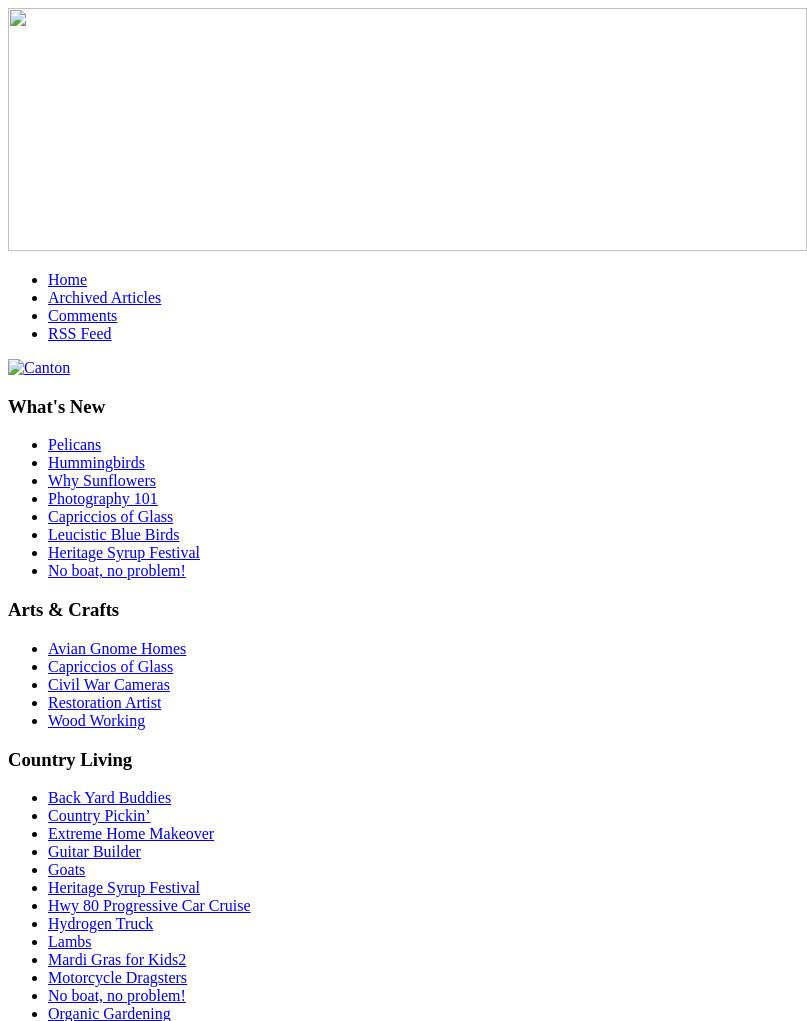 The width and height of the screenshot is (807, 1021). Describe the element at coordinates (116, 958) in the screenshot. I see `'Mardi Gras for Kids2'` at that location.